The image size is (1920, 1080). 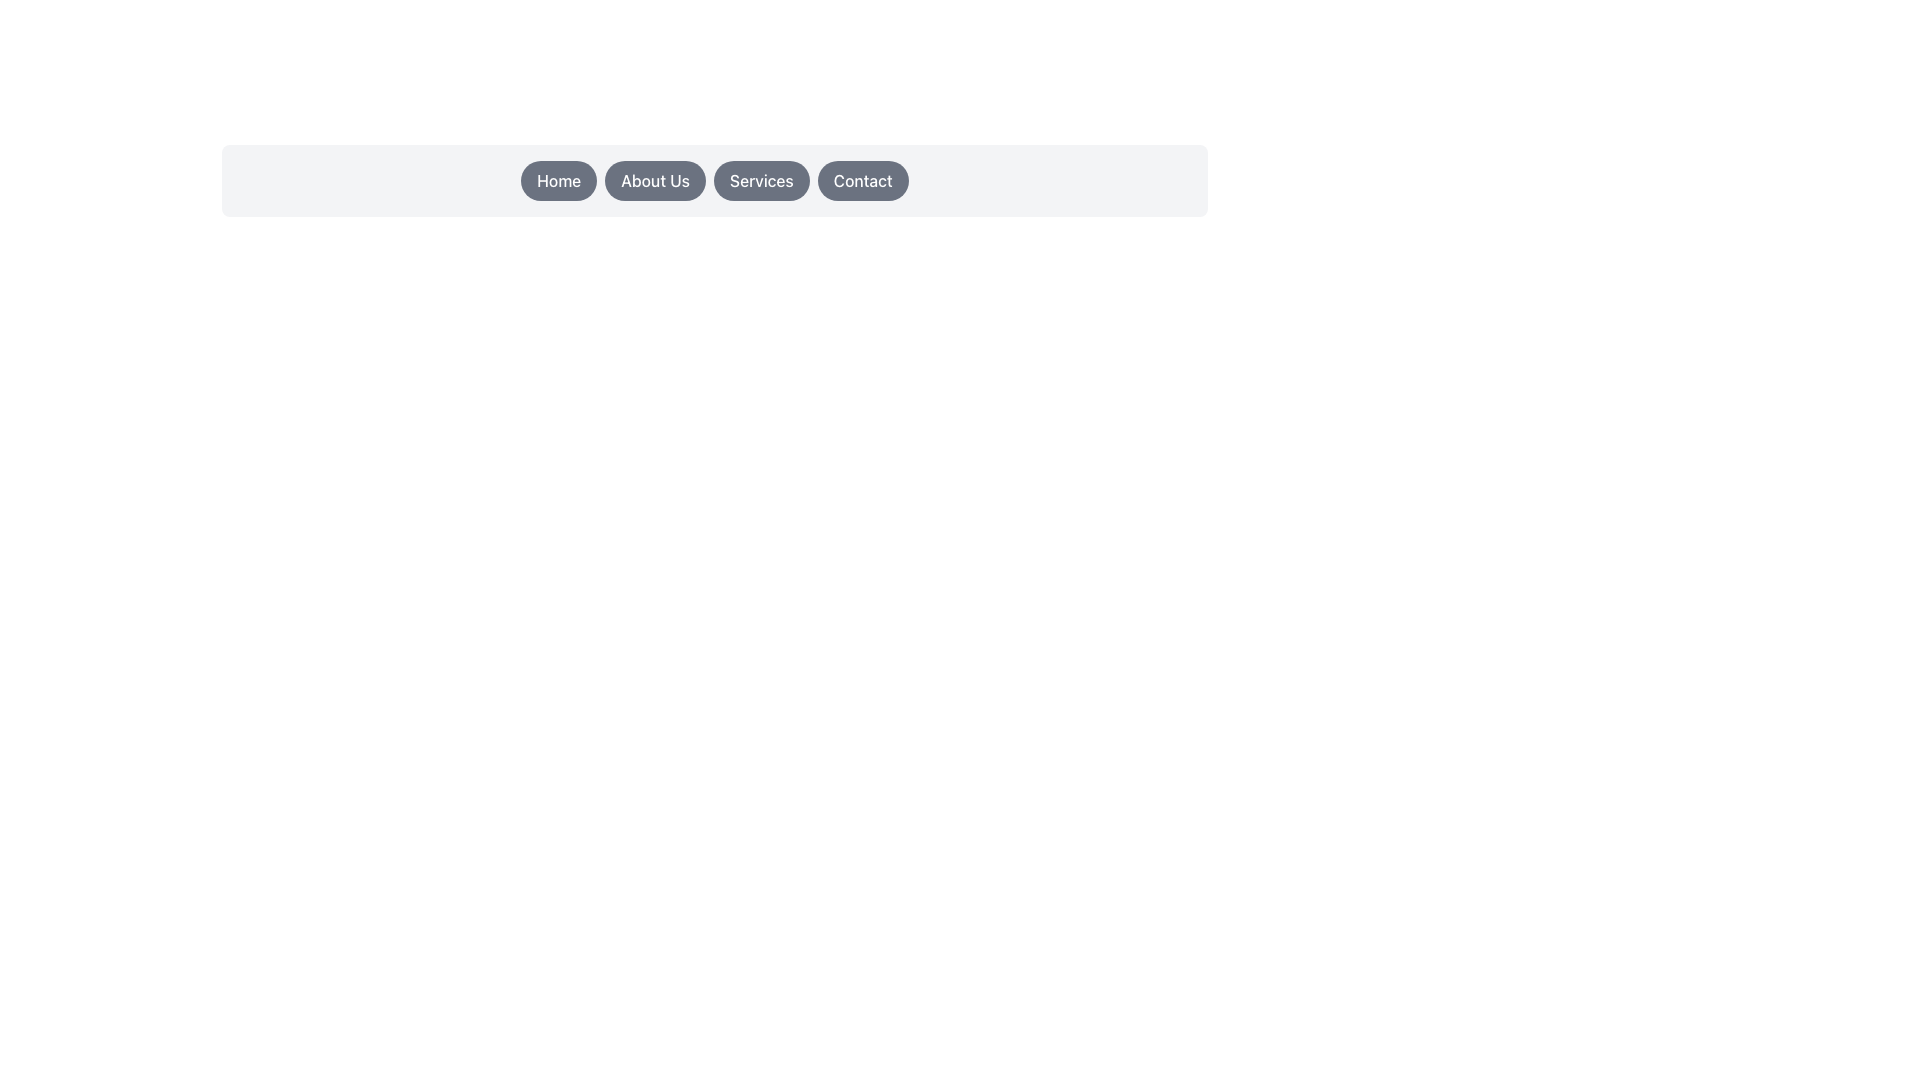 I want to click on the navigation button located at the upper middle section of the interface, which is the first button in a row of buttons next to 'About Us', 'Services', and 'Contact', so click(x=559, y=181).